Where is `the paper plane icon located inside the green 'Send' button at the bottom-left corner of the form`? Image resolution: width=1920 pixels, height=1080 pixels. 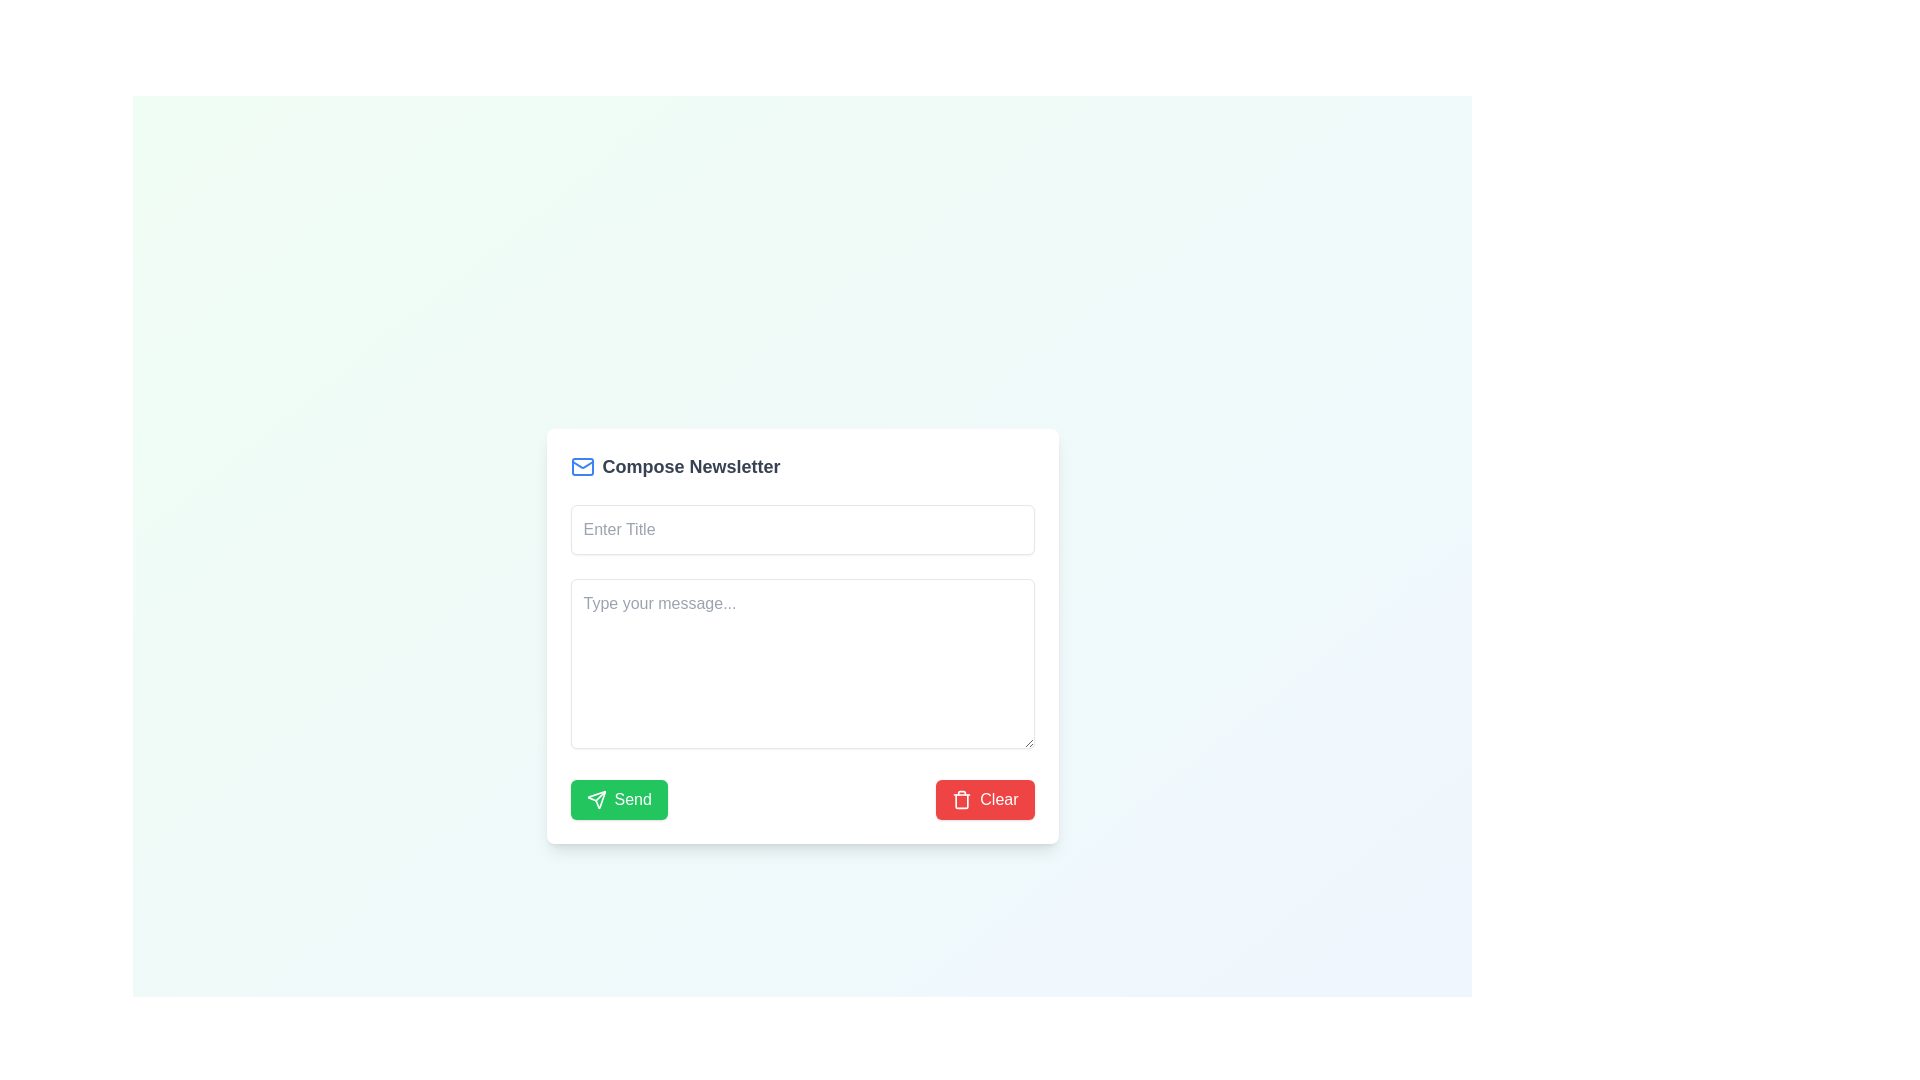
the paper plane icon located inside the green 'Send' button at the bottom-left corner of the form is located at coordinates (595, 798).